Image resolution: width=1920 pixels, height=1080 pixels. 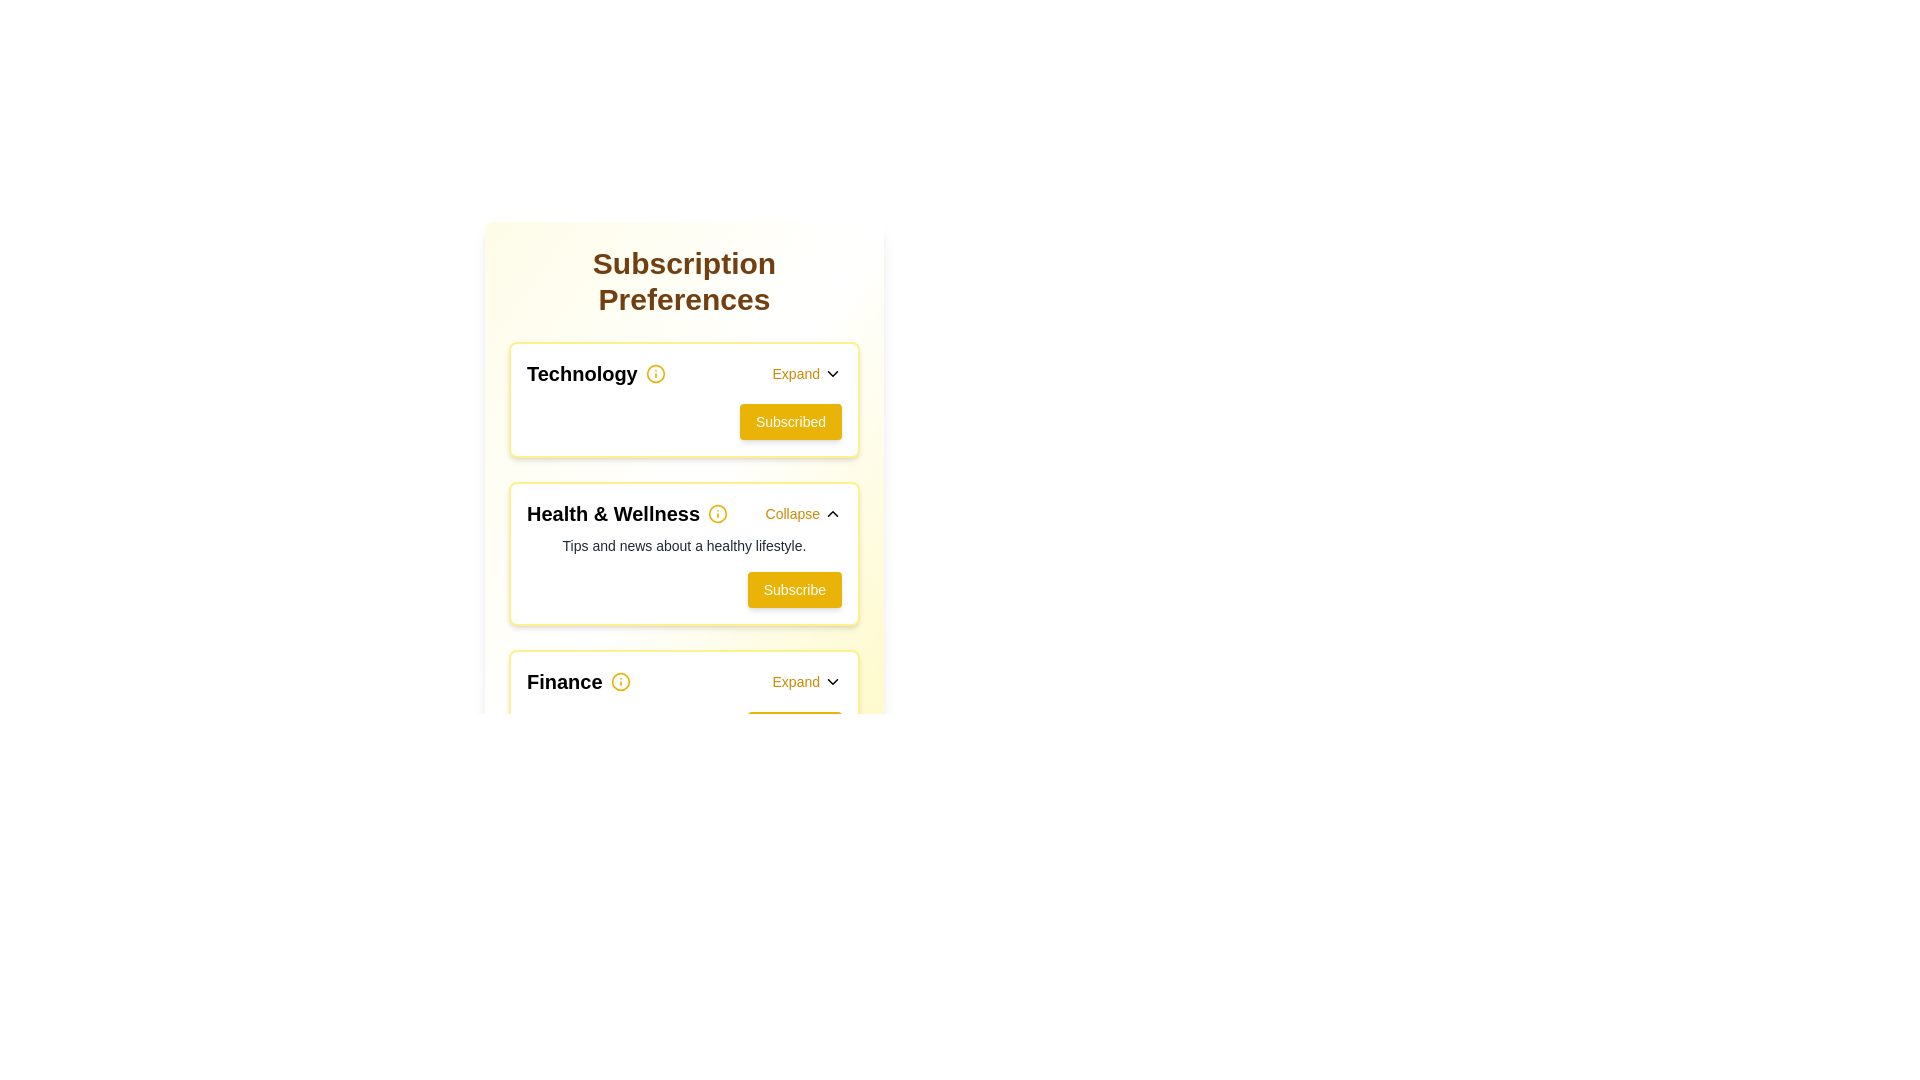 I want to click on text label that says 'Tips and news about a healthy lifestyle.' located in the second box labeled 'Health & Wellness', positioned below 'Health & Wellness Collapse' and above the 'Subscribe' button, so click(x=684, y=546).